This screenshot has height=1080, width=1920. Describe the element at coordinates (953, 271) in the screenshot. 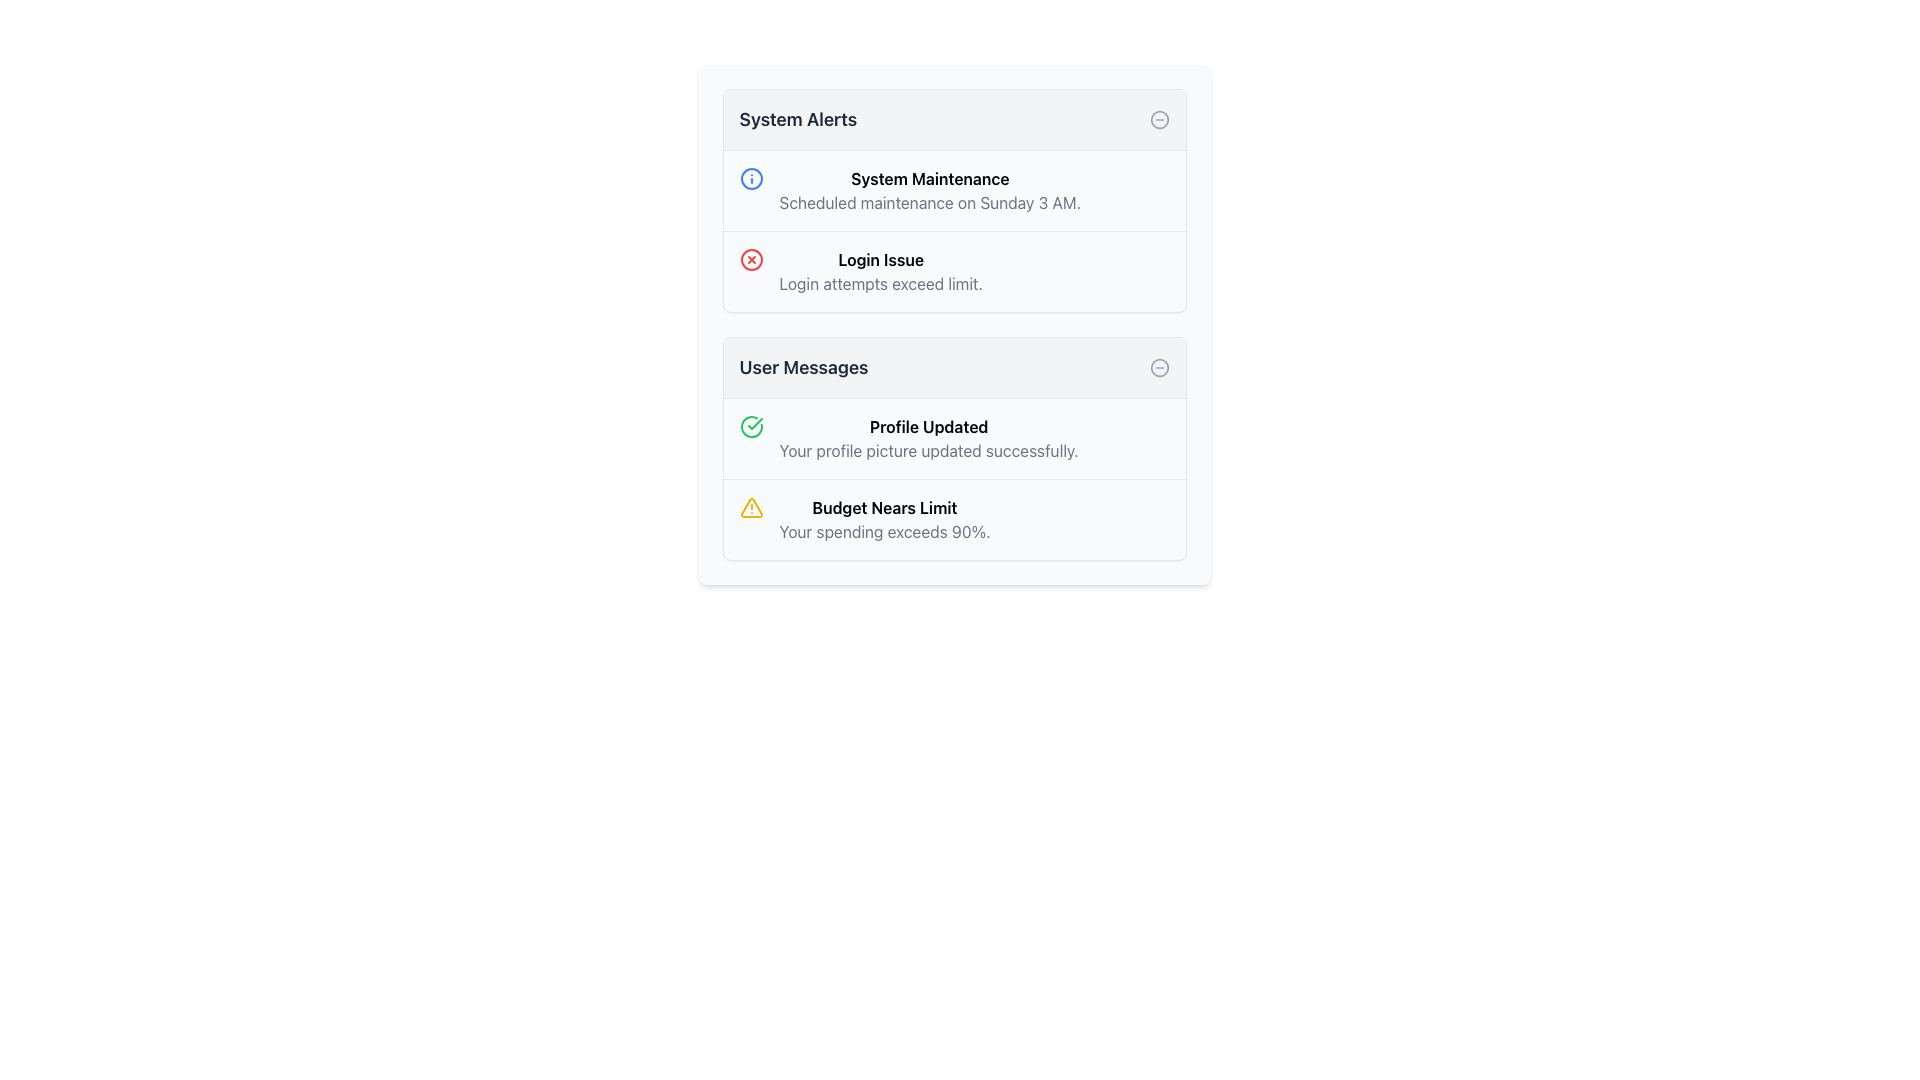

I see `the red circular icon with an 'X' that indicates a 'Login Issue' alert message, located in the 'System Alerts' section` at that location.